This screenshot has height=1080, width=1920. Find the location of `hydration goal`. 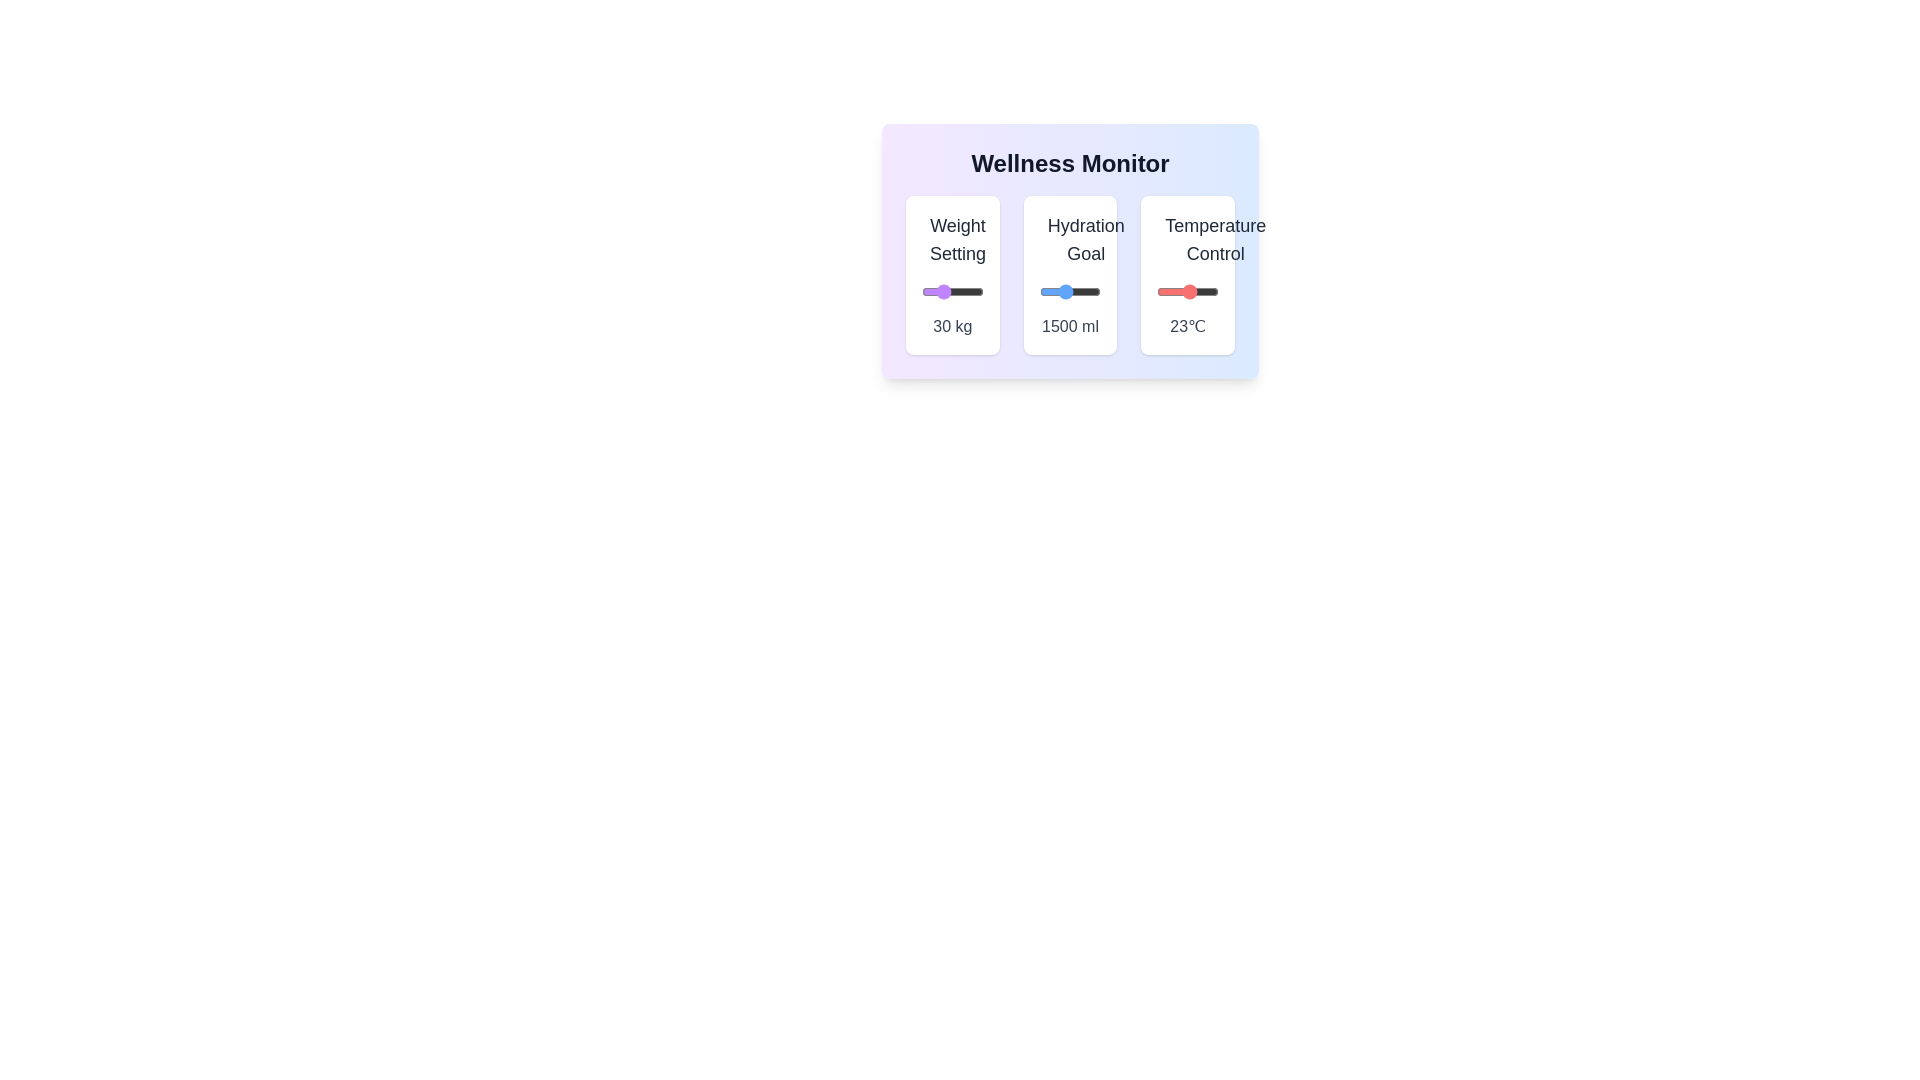

hydration goal is located at coordinates (1049, 292).